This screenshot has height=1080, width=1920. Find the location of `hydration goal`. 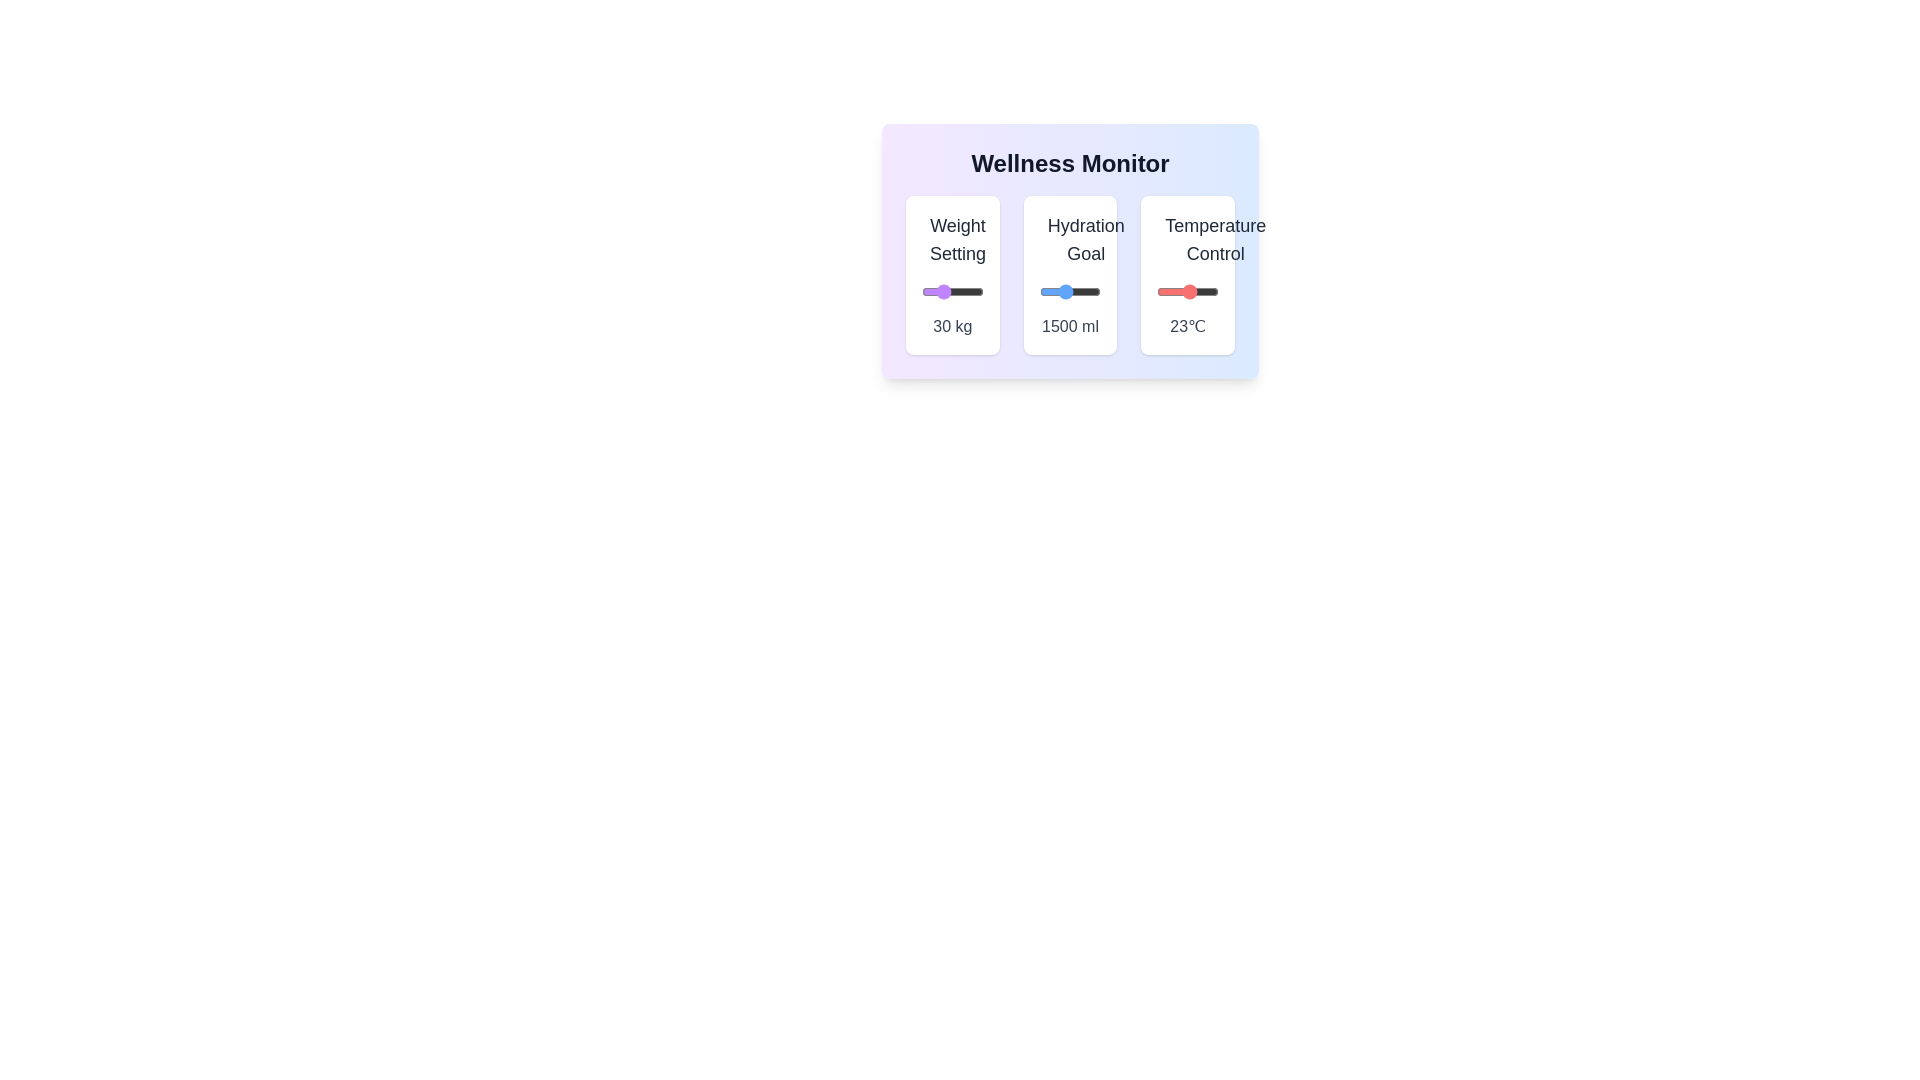

hydration goal is located at coordinates (1049, 292).